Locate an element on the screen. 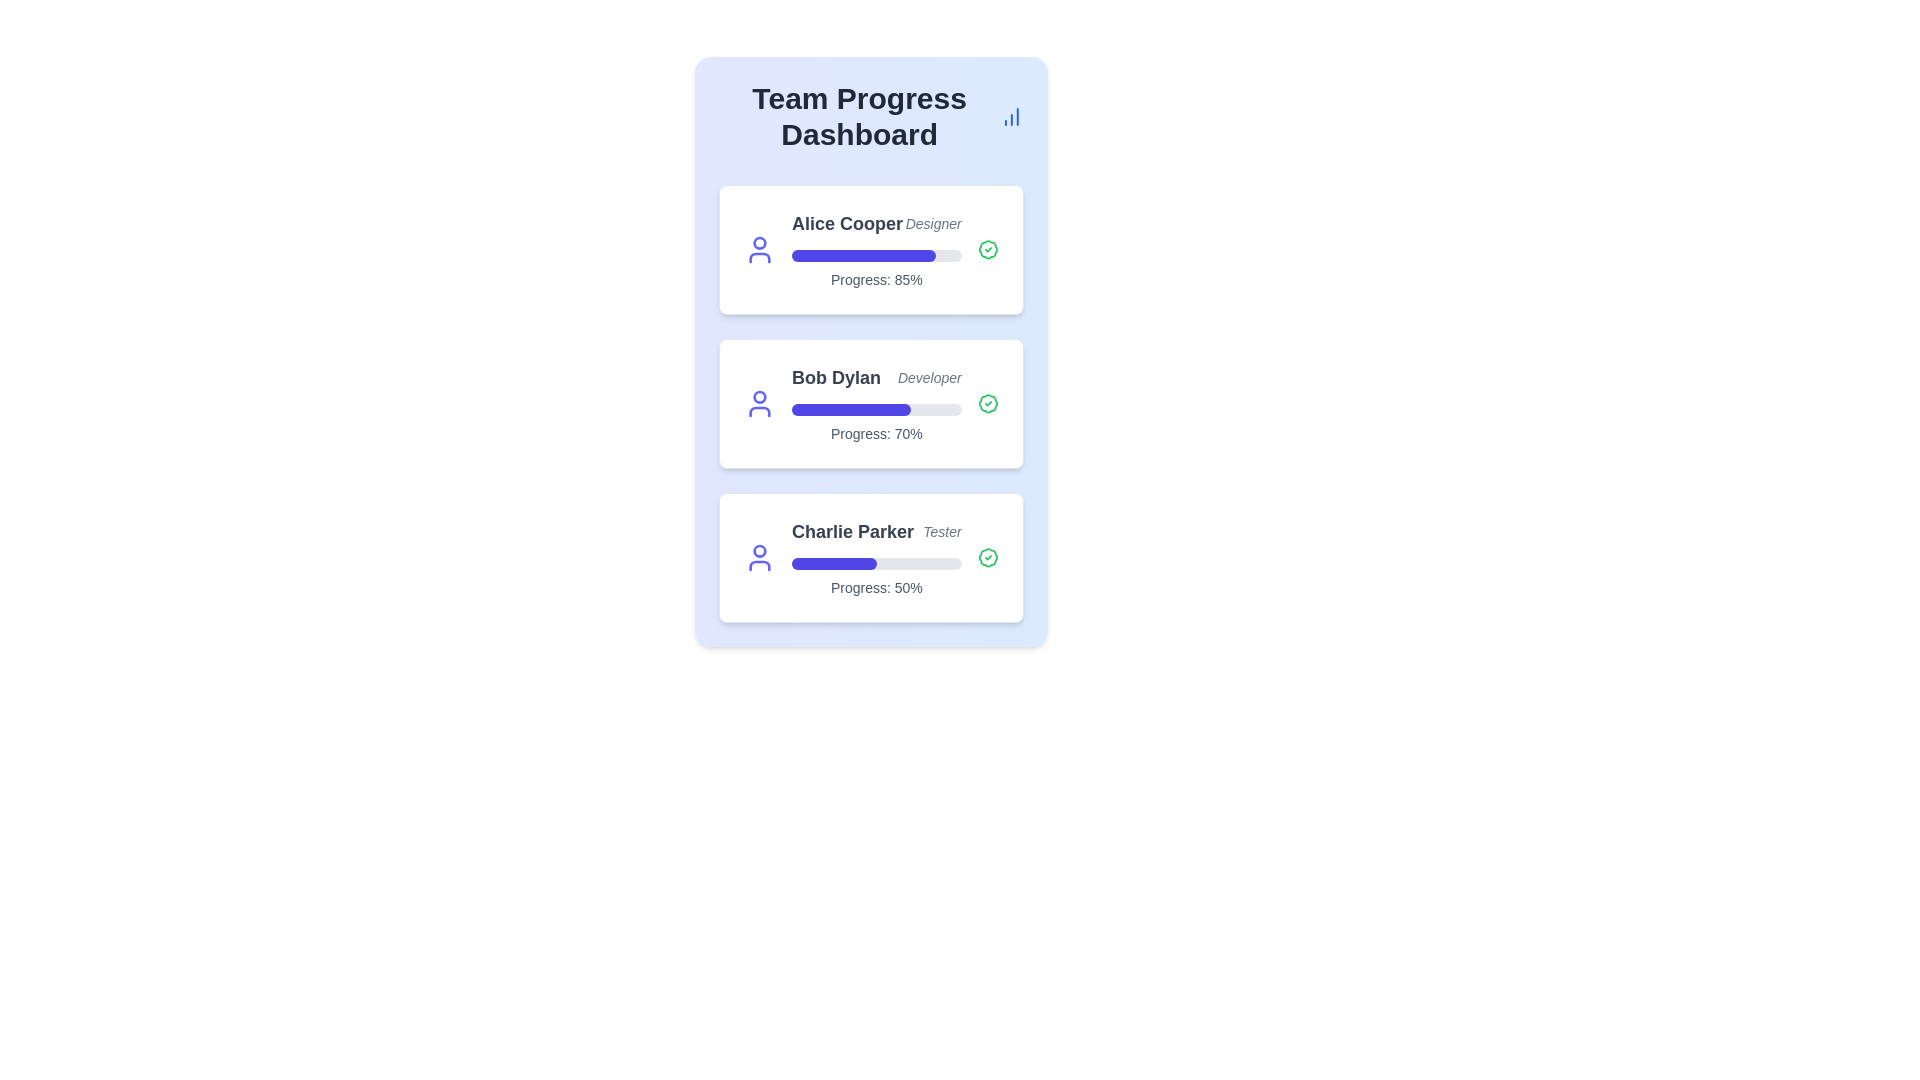 This screenshot has width=1920, height=1080. the progress bar located below the 'Bob Dylan Developer' name and title text, which is filled to approximately 70% with a blue segment is located at coordinates (876, 408).